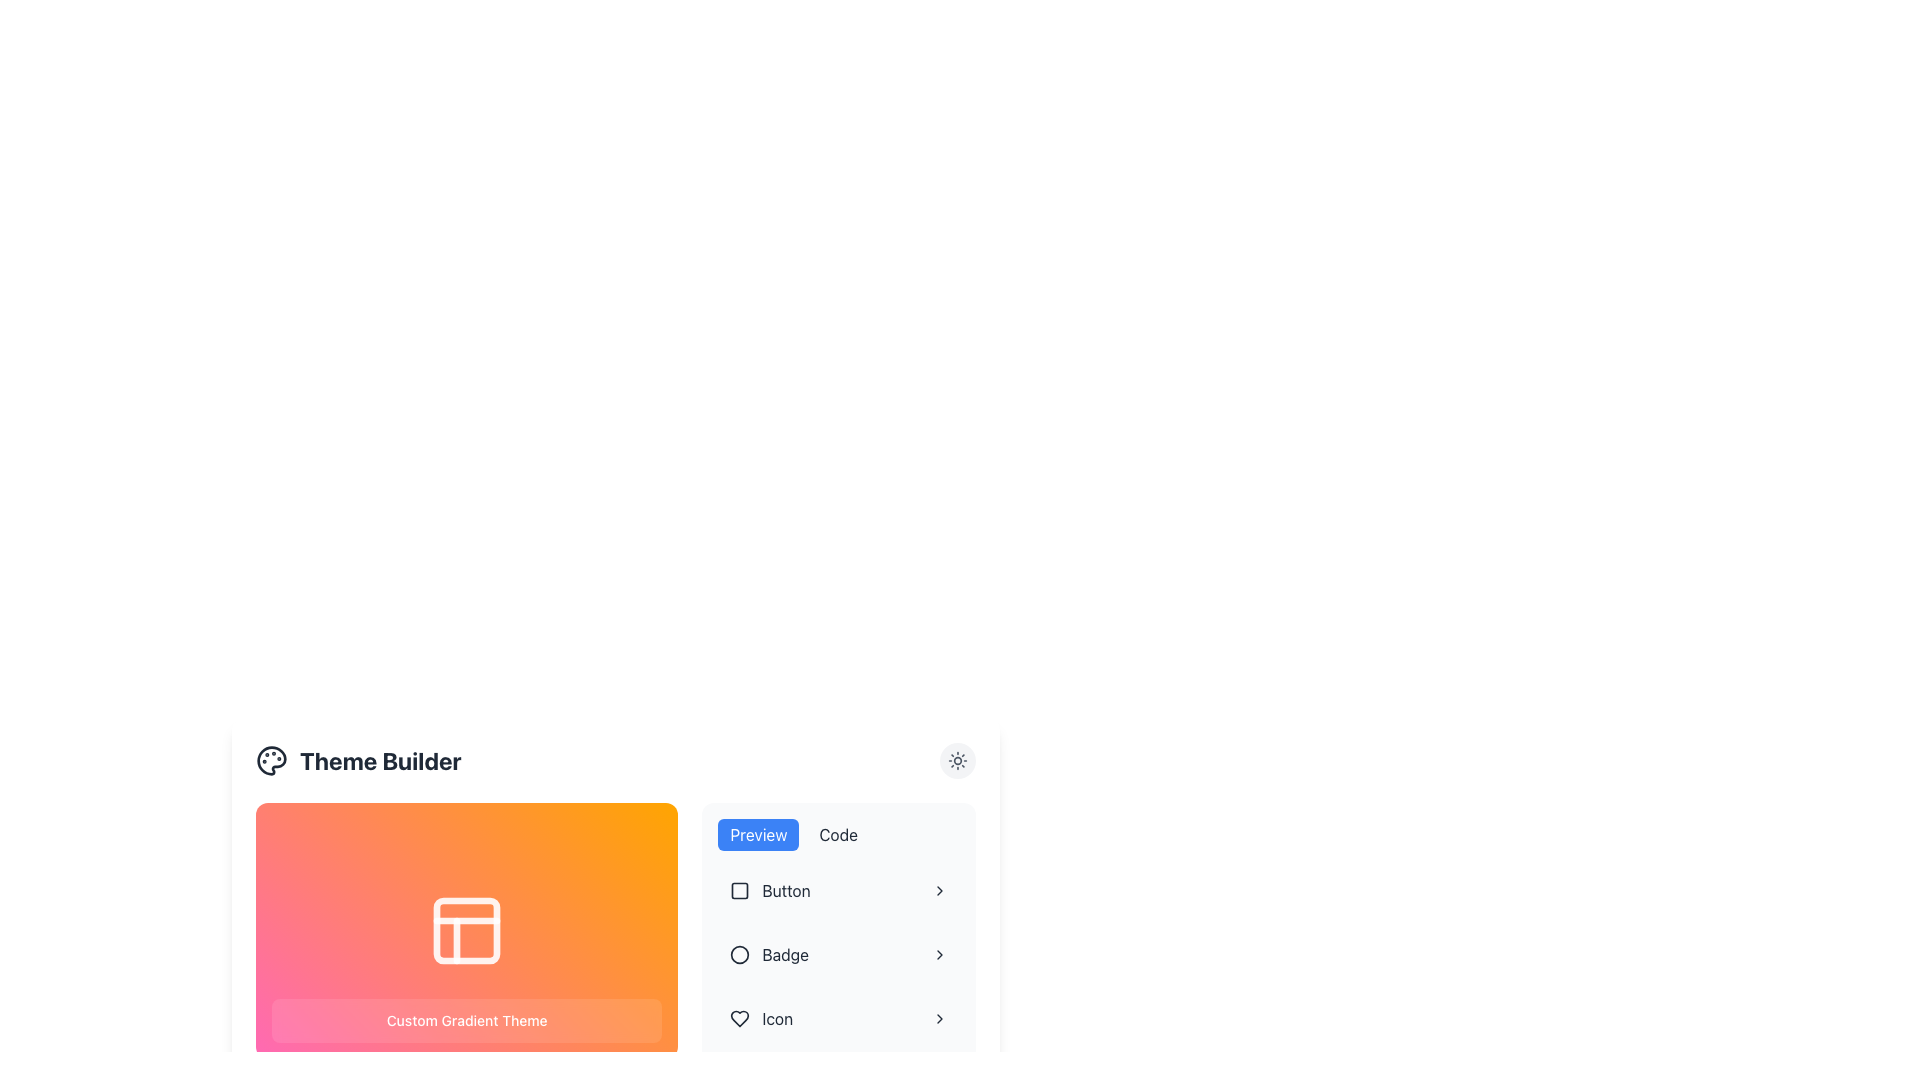  I want to click on the button located immediately to the right of the 'Preview' button, which serves to view or edit the code of the selected item or module, so click(838, 834).